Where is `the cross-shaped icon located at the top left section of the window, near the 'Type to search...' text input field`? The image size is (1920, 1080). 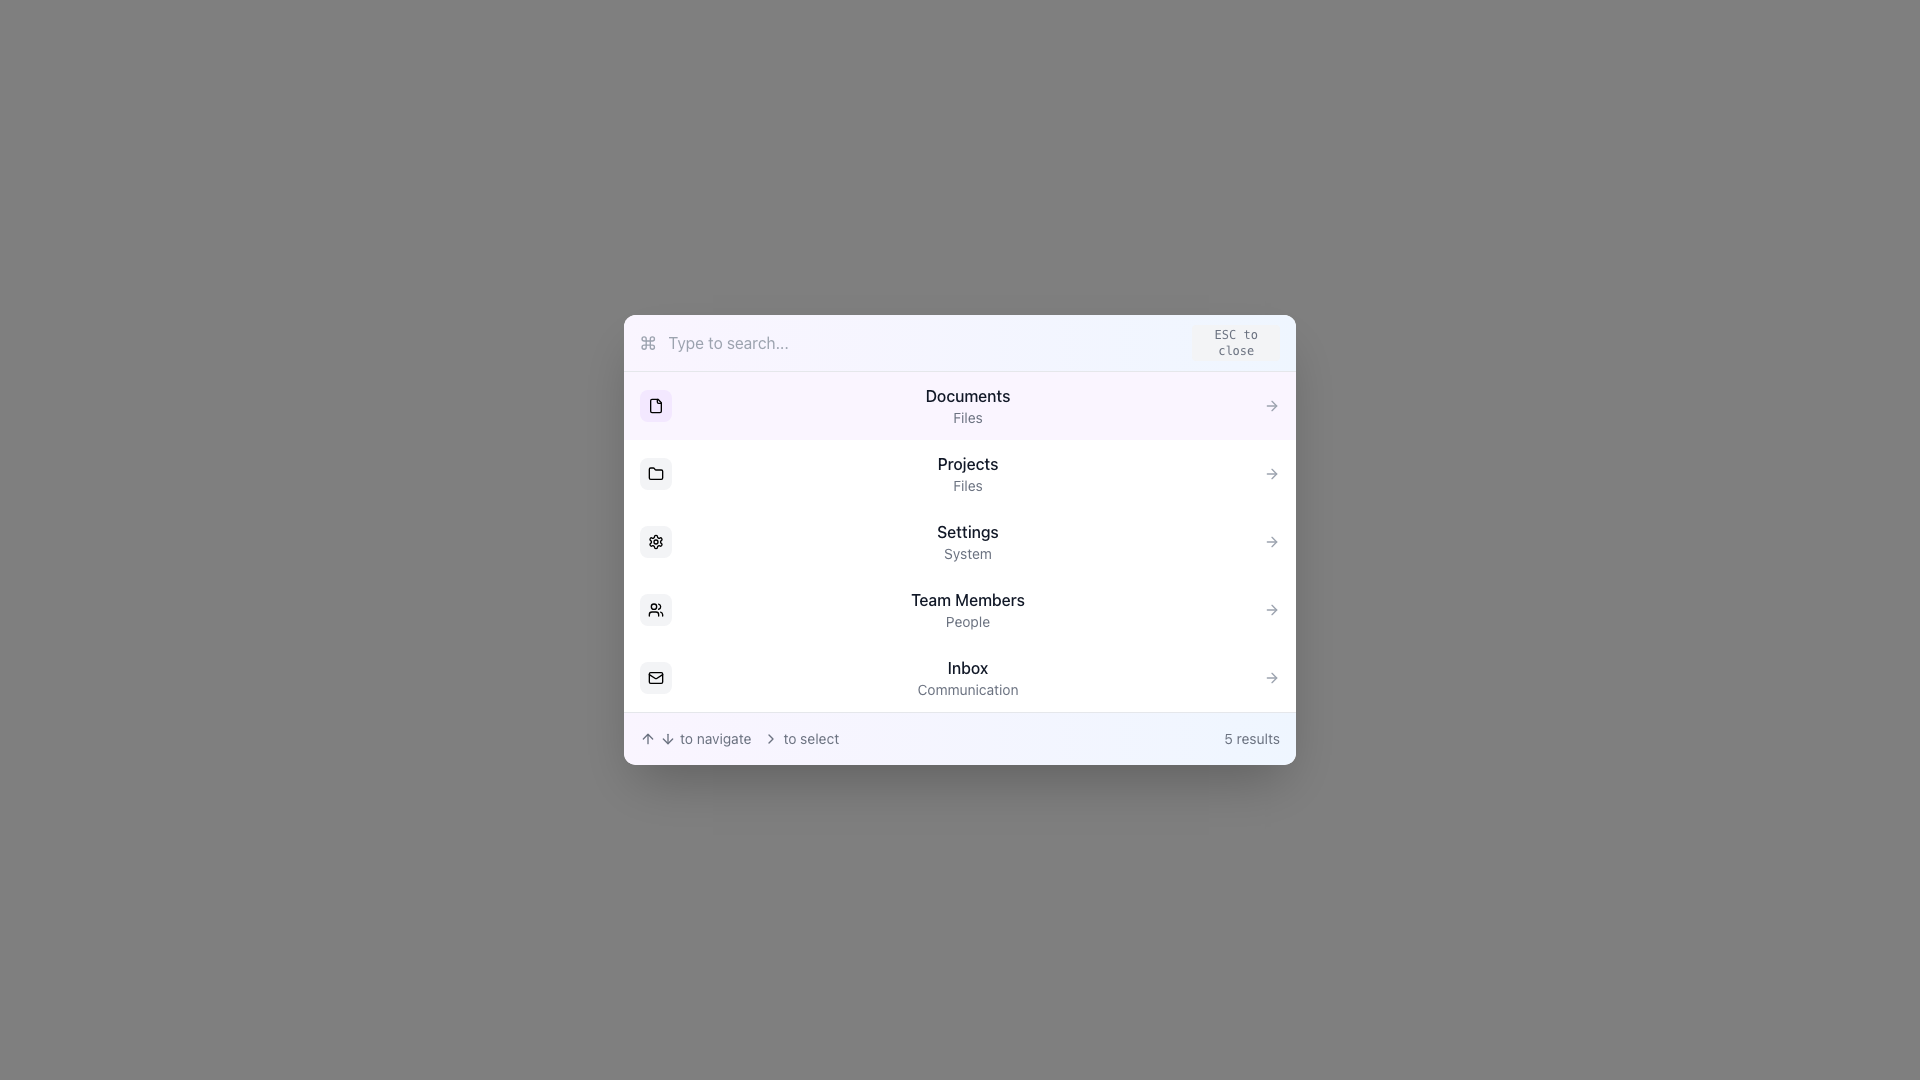 the cross-shaped icon located at the top left section of the window, near the 'Type to search...' text input field is located at coordinates (648, 342).